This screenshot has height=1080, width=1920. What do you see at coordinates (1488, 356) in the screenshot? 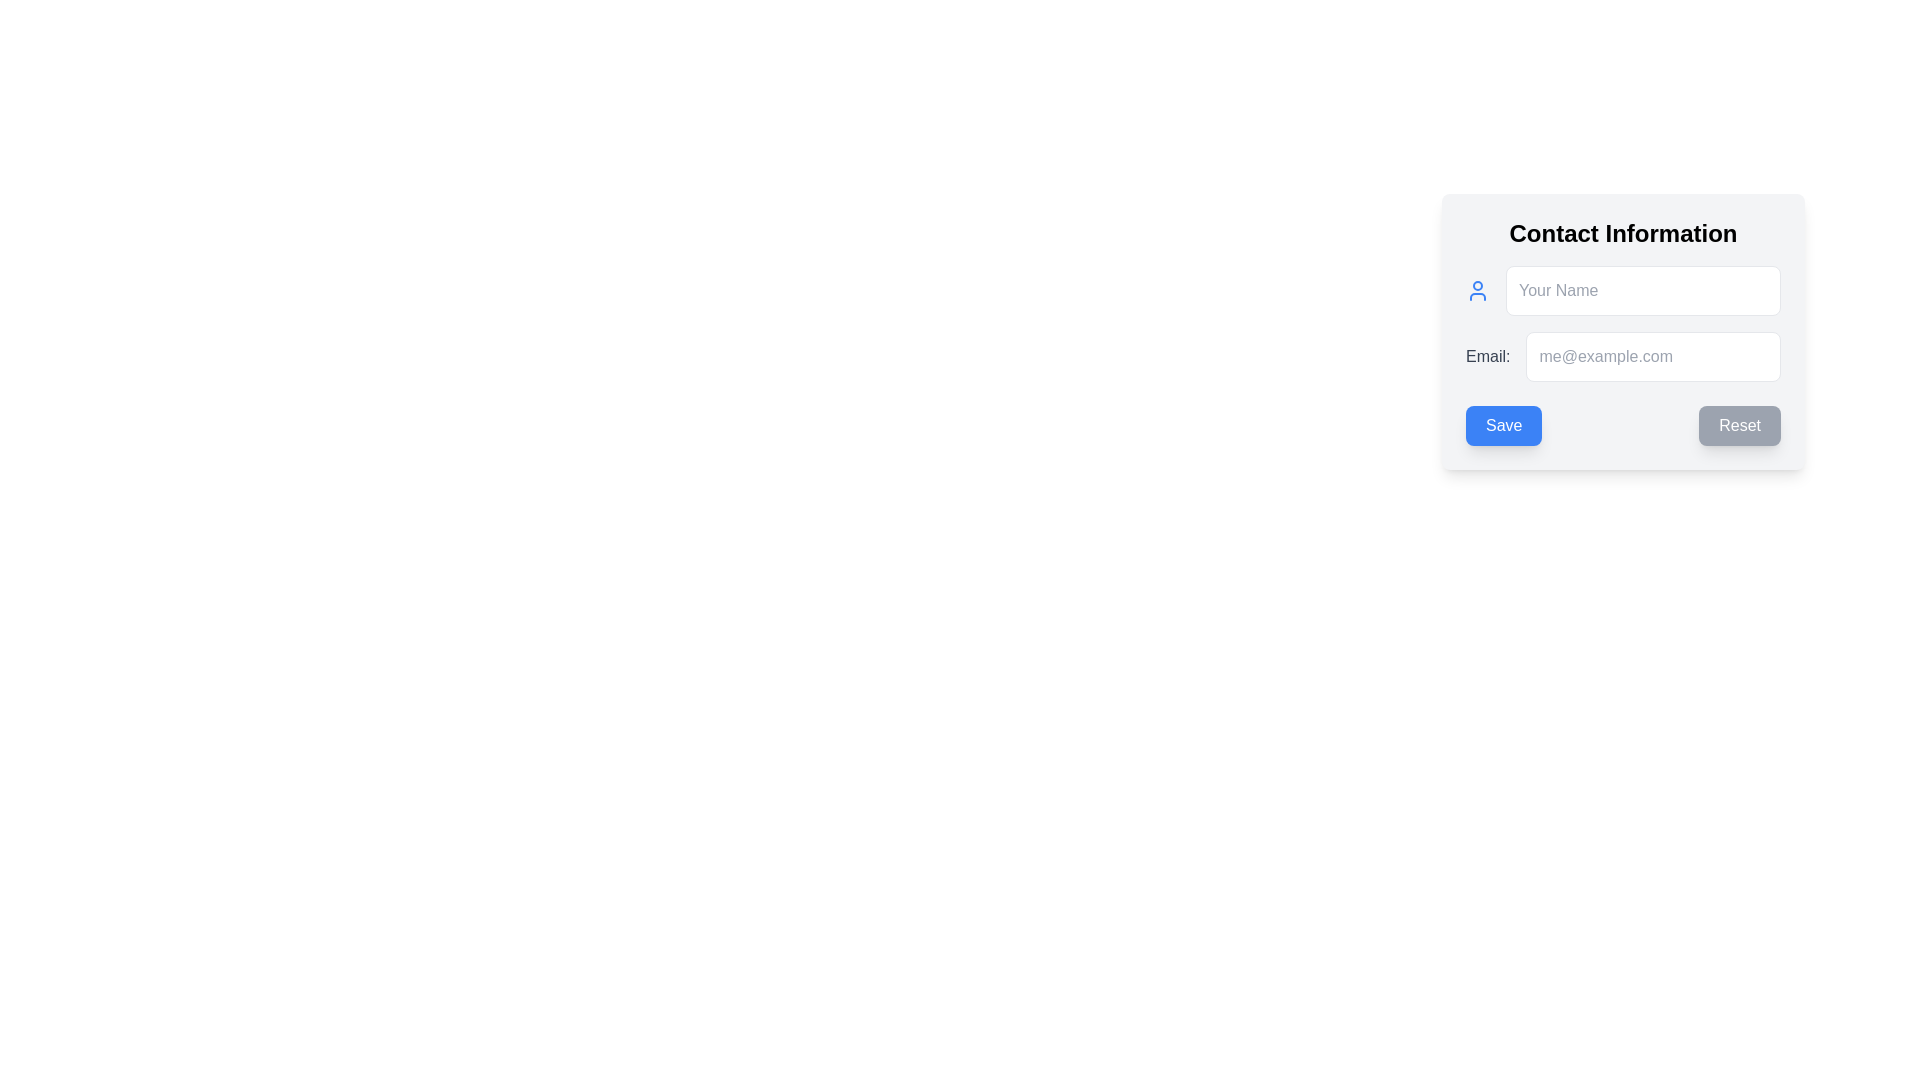
I see `text of the label located in the second row of the form, to the left of the email input field` at bounding box center [1488, 356].